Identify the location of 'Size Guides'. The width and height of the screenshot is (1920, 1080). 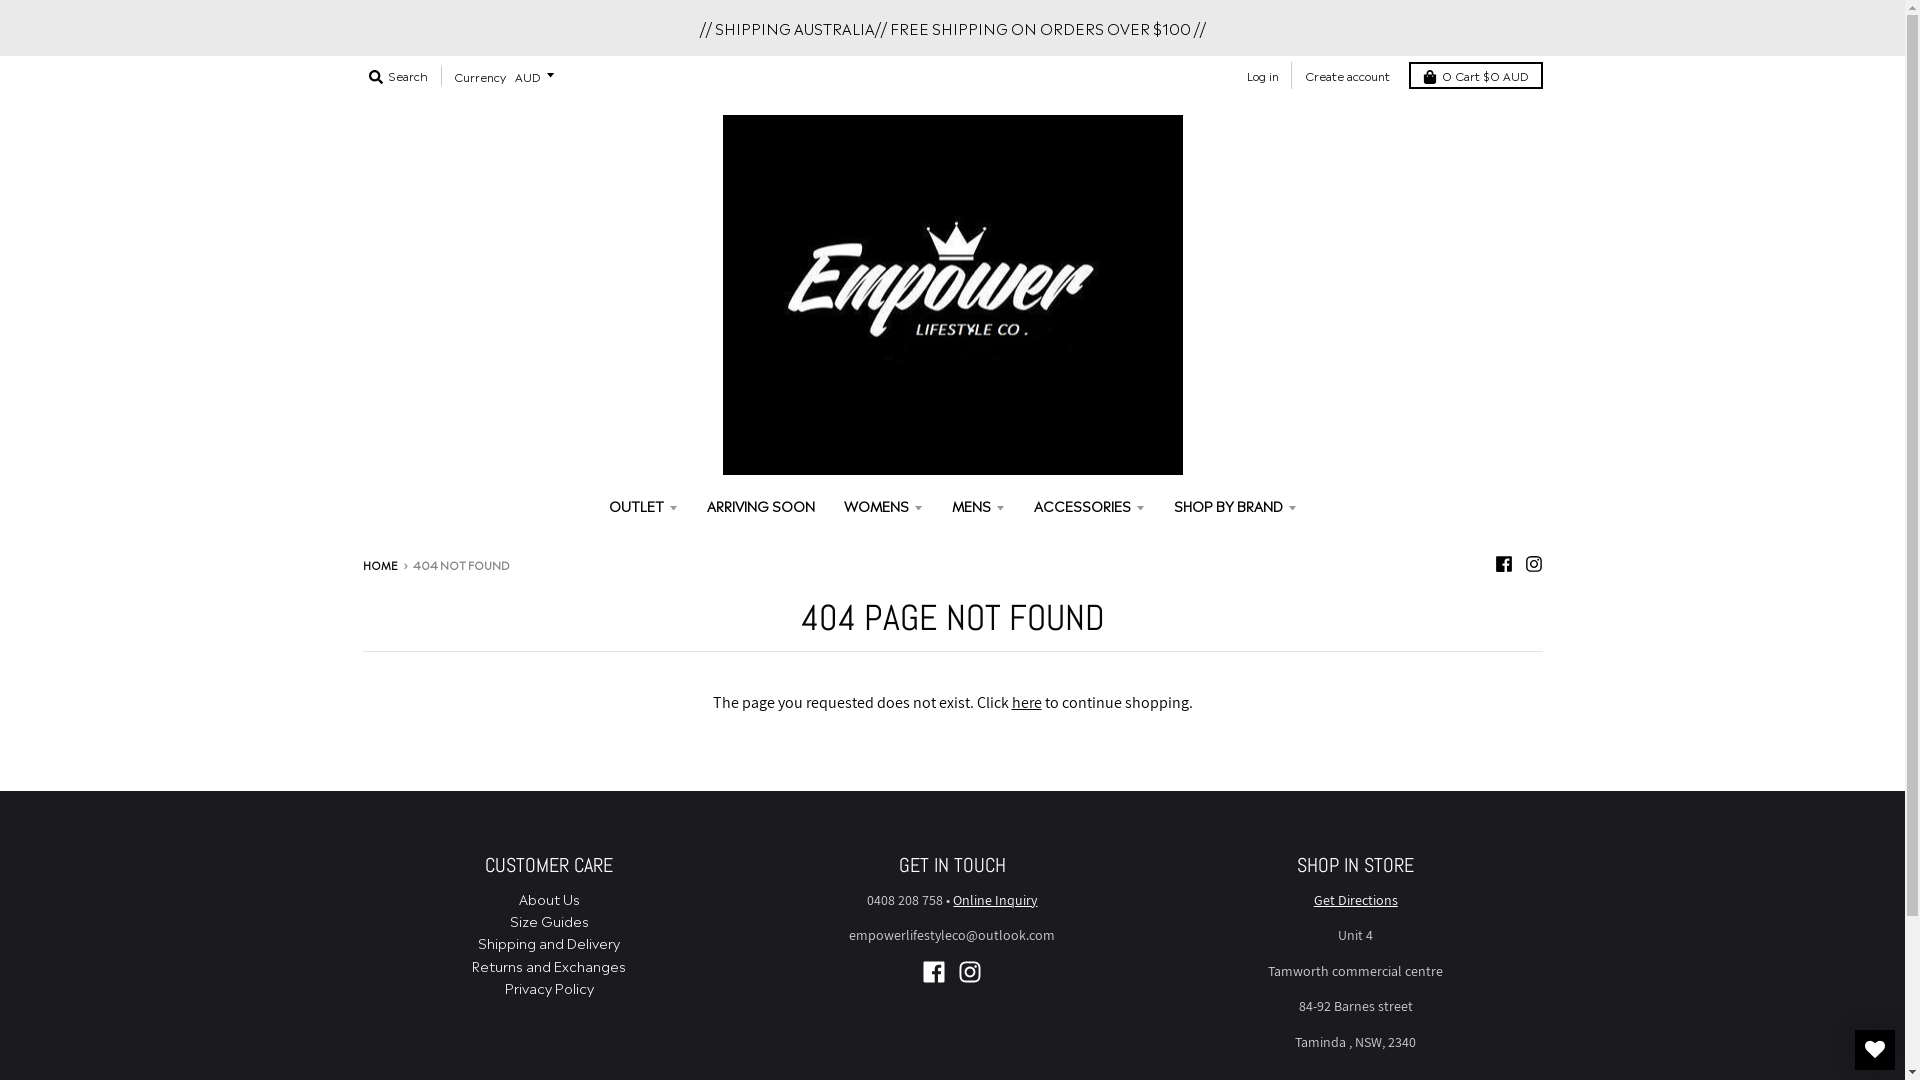
(549, 920).